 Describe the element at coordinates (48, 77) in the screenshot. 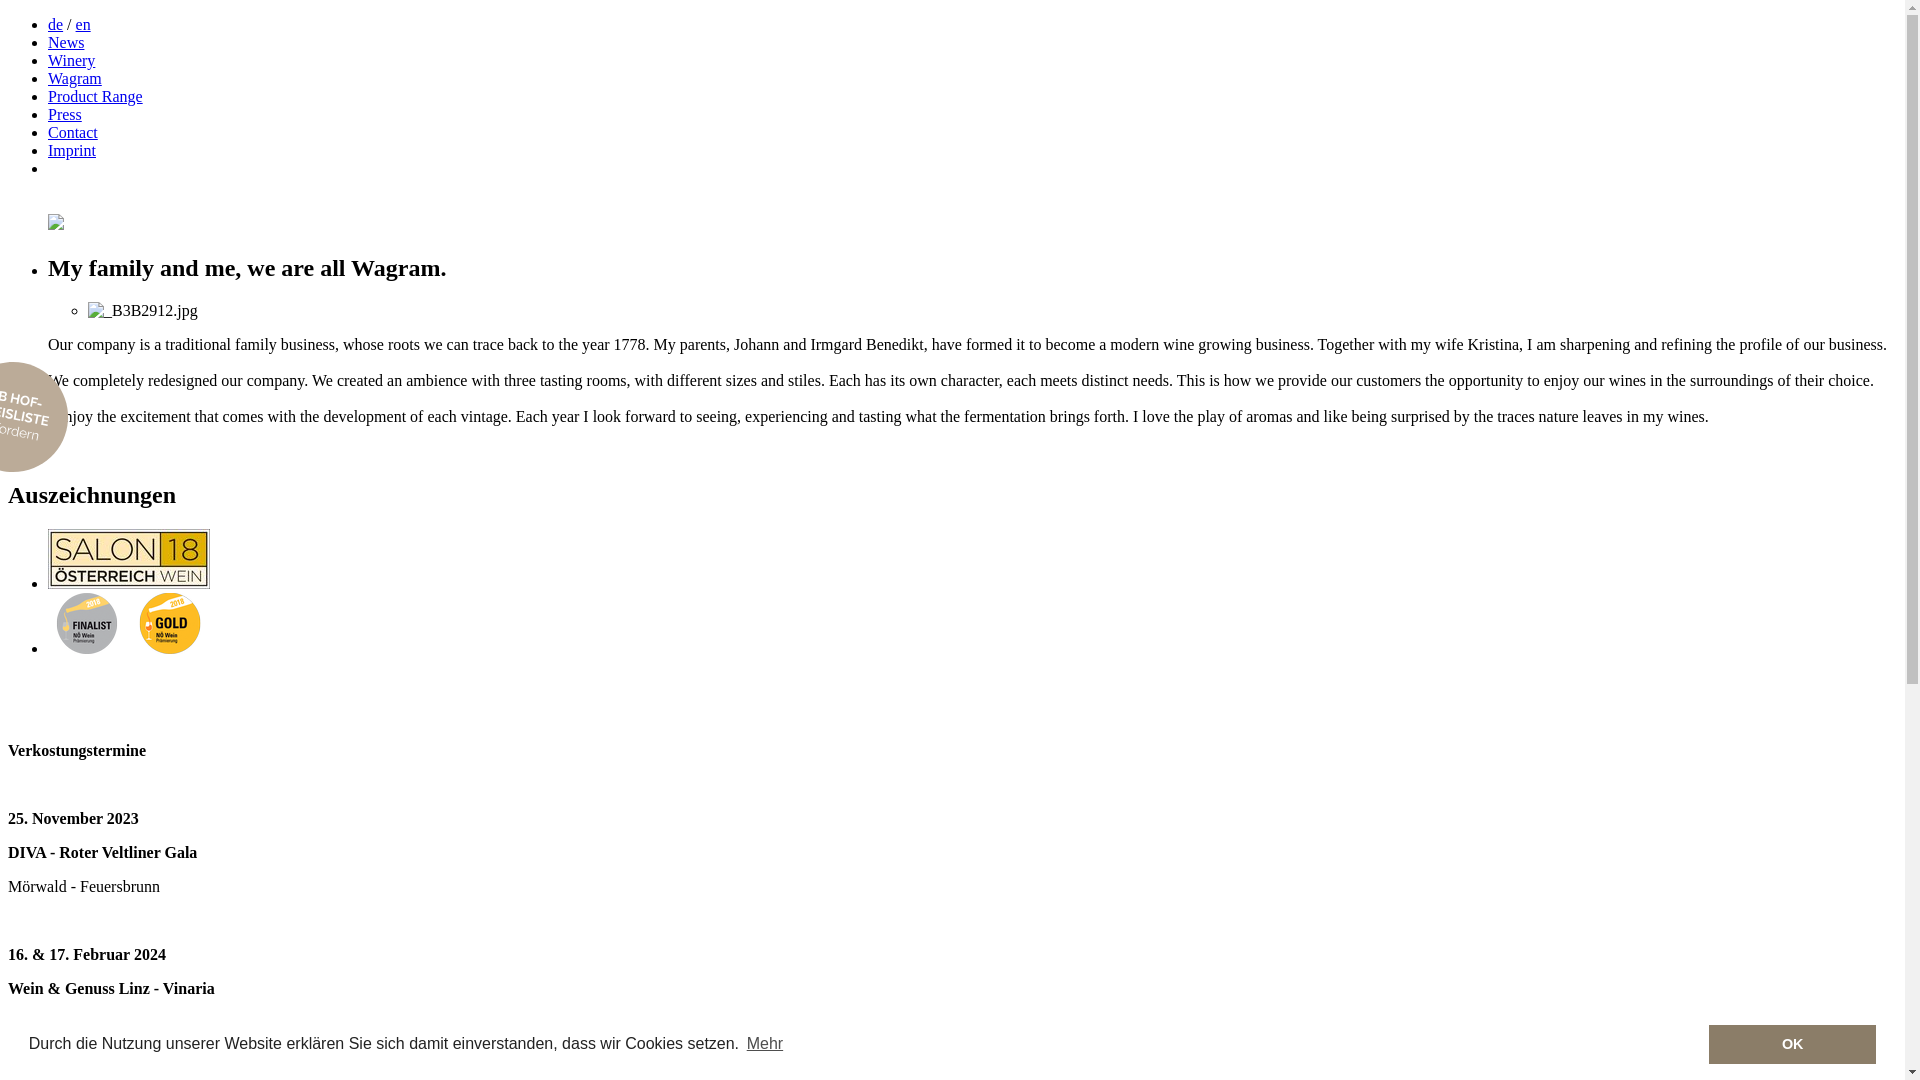

I see `'Wagram'` at that location.